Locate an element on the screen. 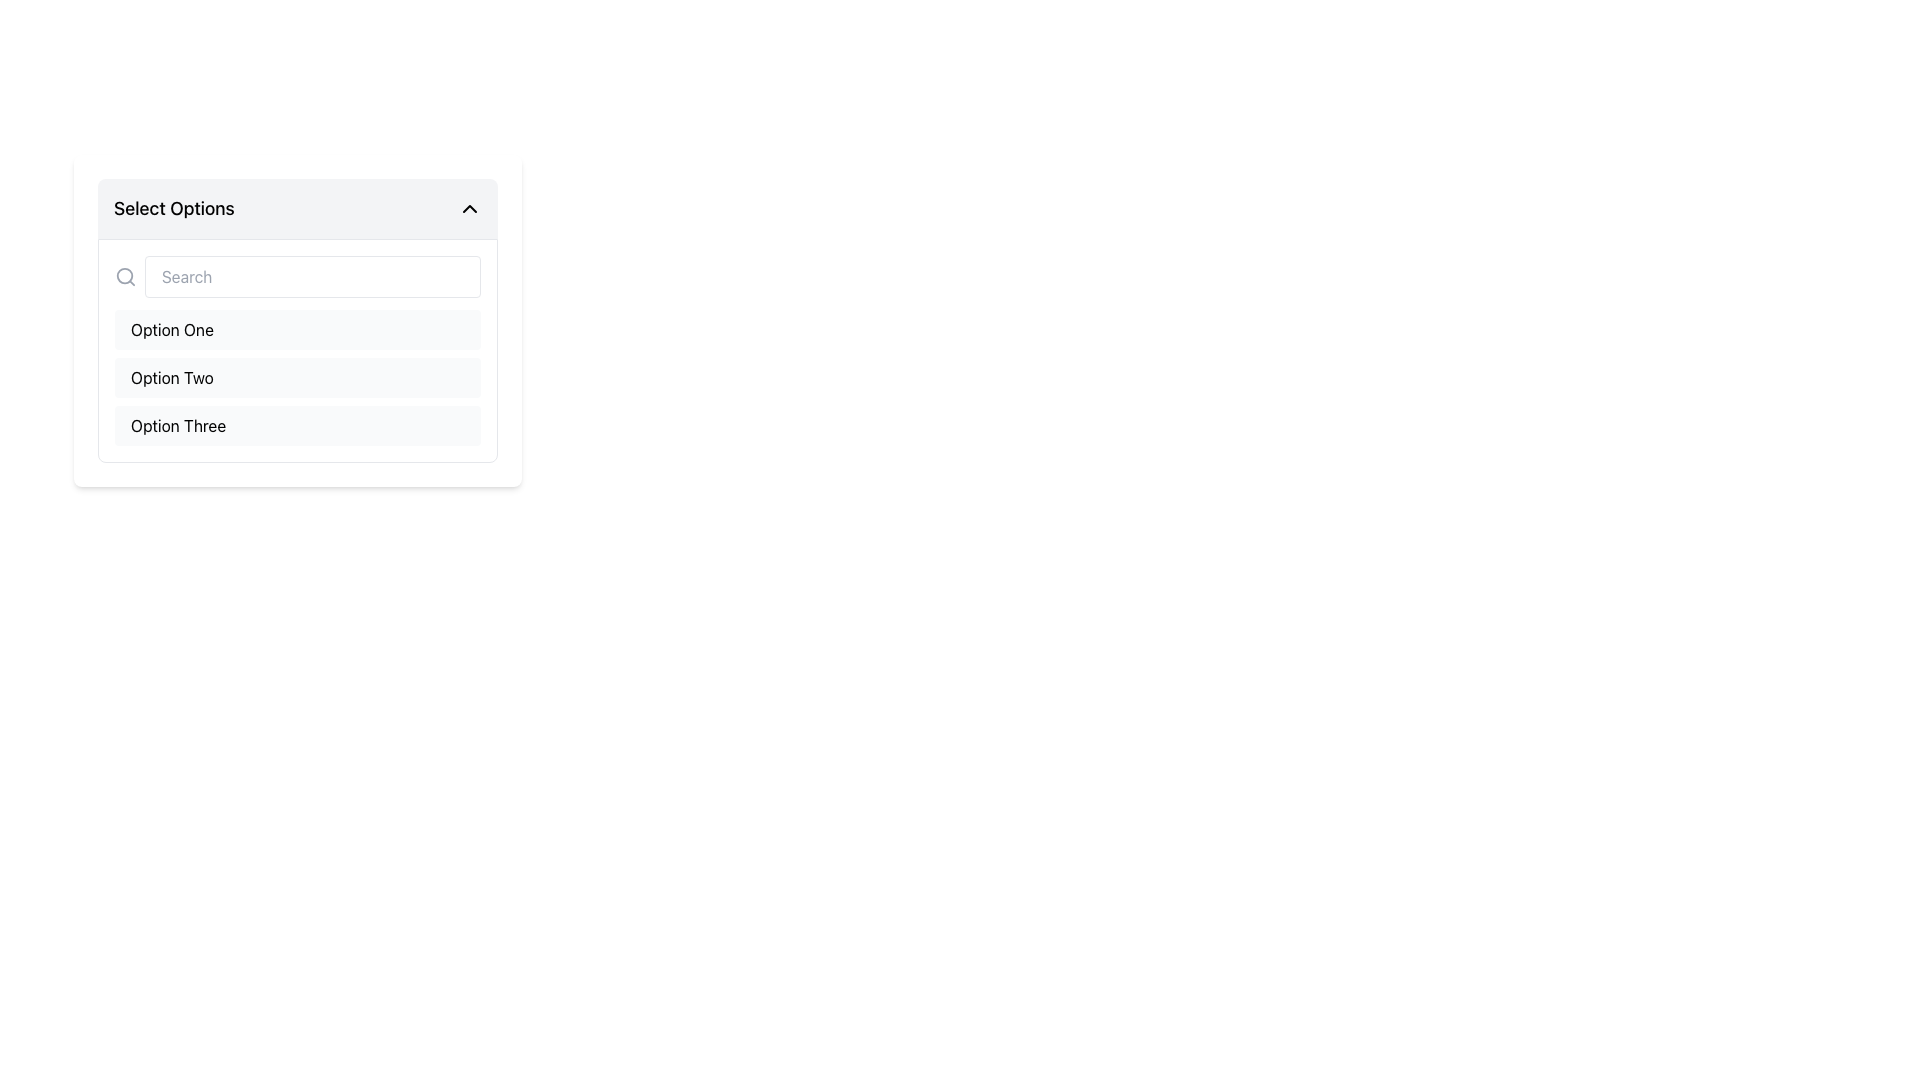 The image size is (1920, 1080). the third list item labeled 'Option Three' in the dropdown menu is located at coordinates (296, 424).